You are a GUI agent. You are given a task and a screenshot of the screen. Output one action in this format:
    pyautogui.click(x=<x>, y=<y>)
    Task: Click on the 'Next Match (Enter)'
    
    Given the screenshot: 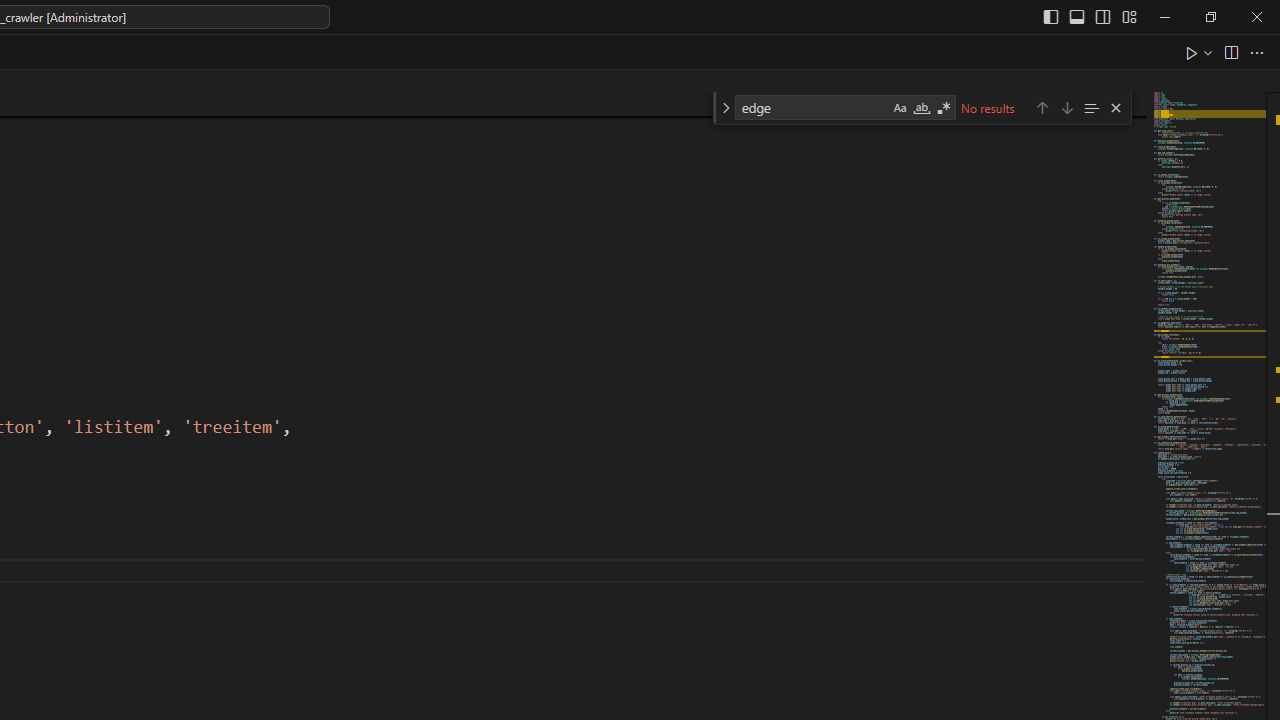 What is the action you would take?
    pyautogui.click(x=1065, y=107)
    